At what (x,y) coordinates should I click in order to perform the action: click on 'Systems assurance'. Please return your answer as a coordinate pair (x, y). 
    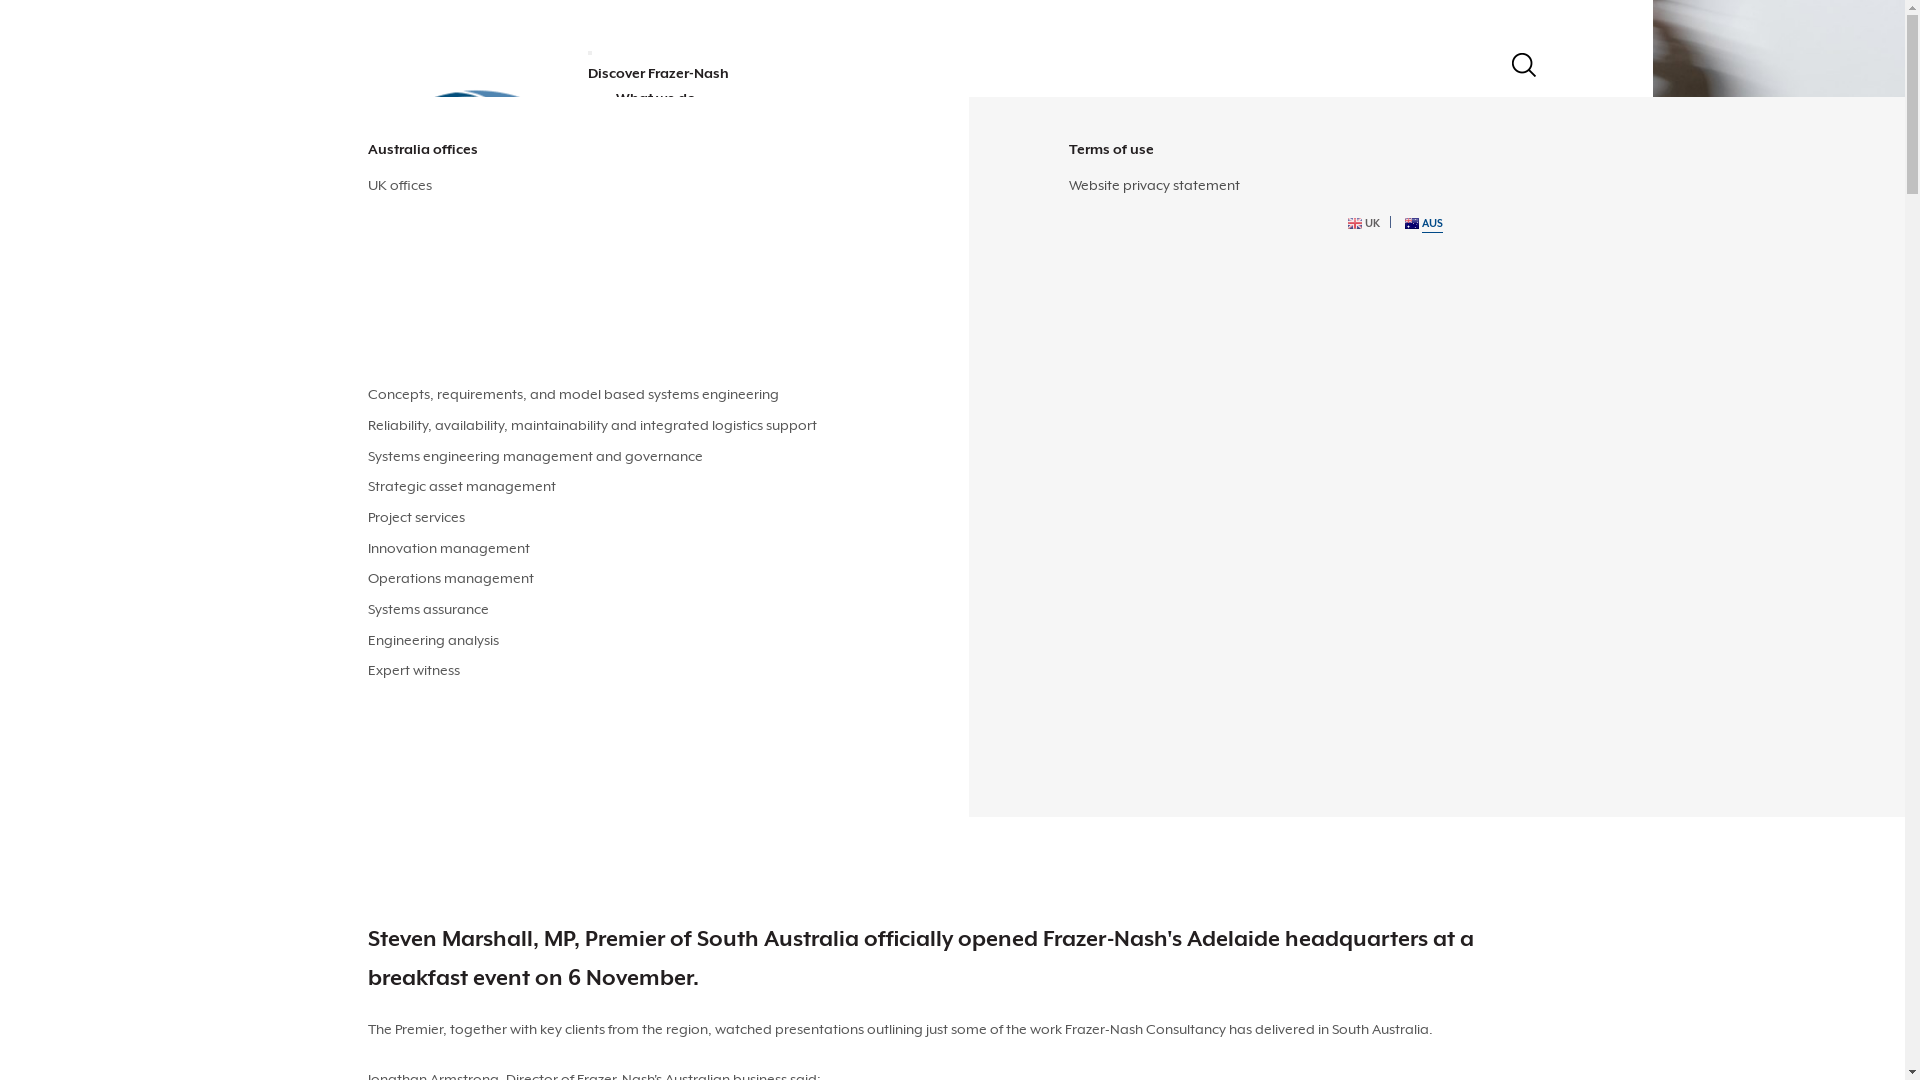
    Looking at the image, I should click on (368, 608).